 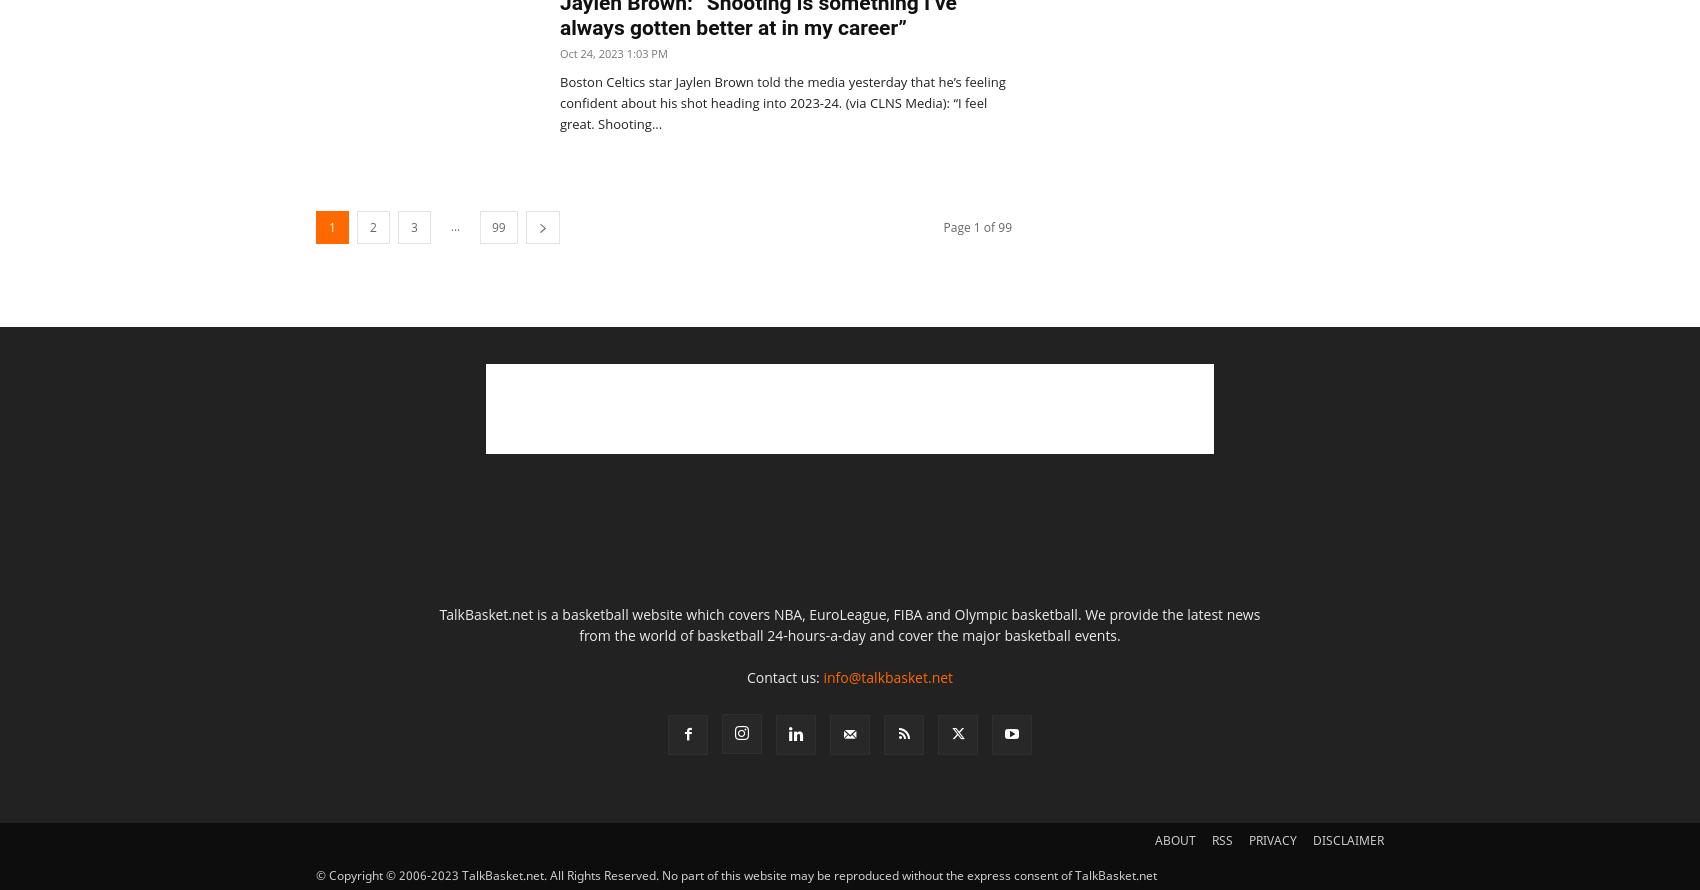 I want to click on '3', so click(x=412, y=226).